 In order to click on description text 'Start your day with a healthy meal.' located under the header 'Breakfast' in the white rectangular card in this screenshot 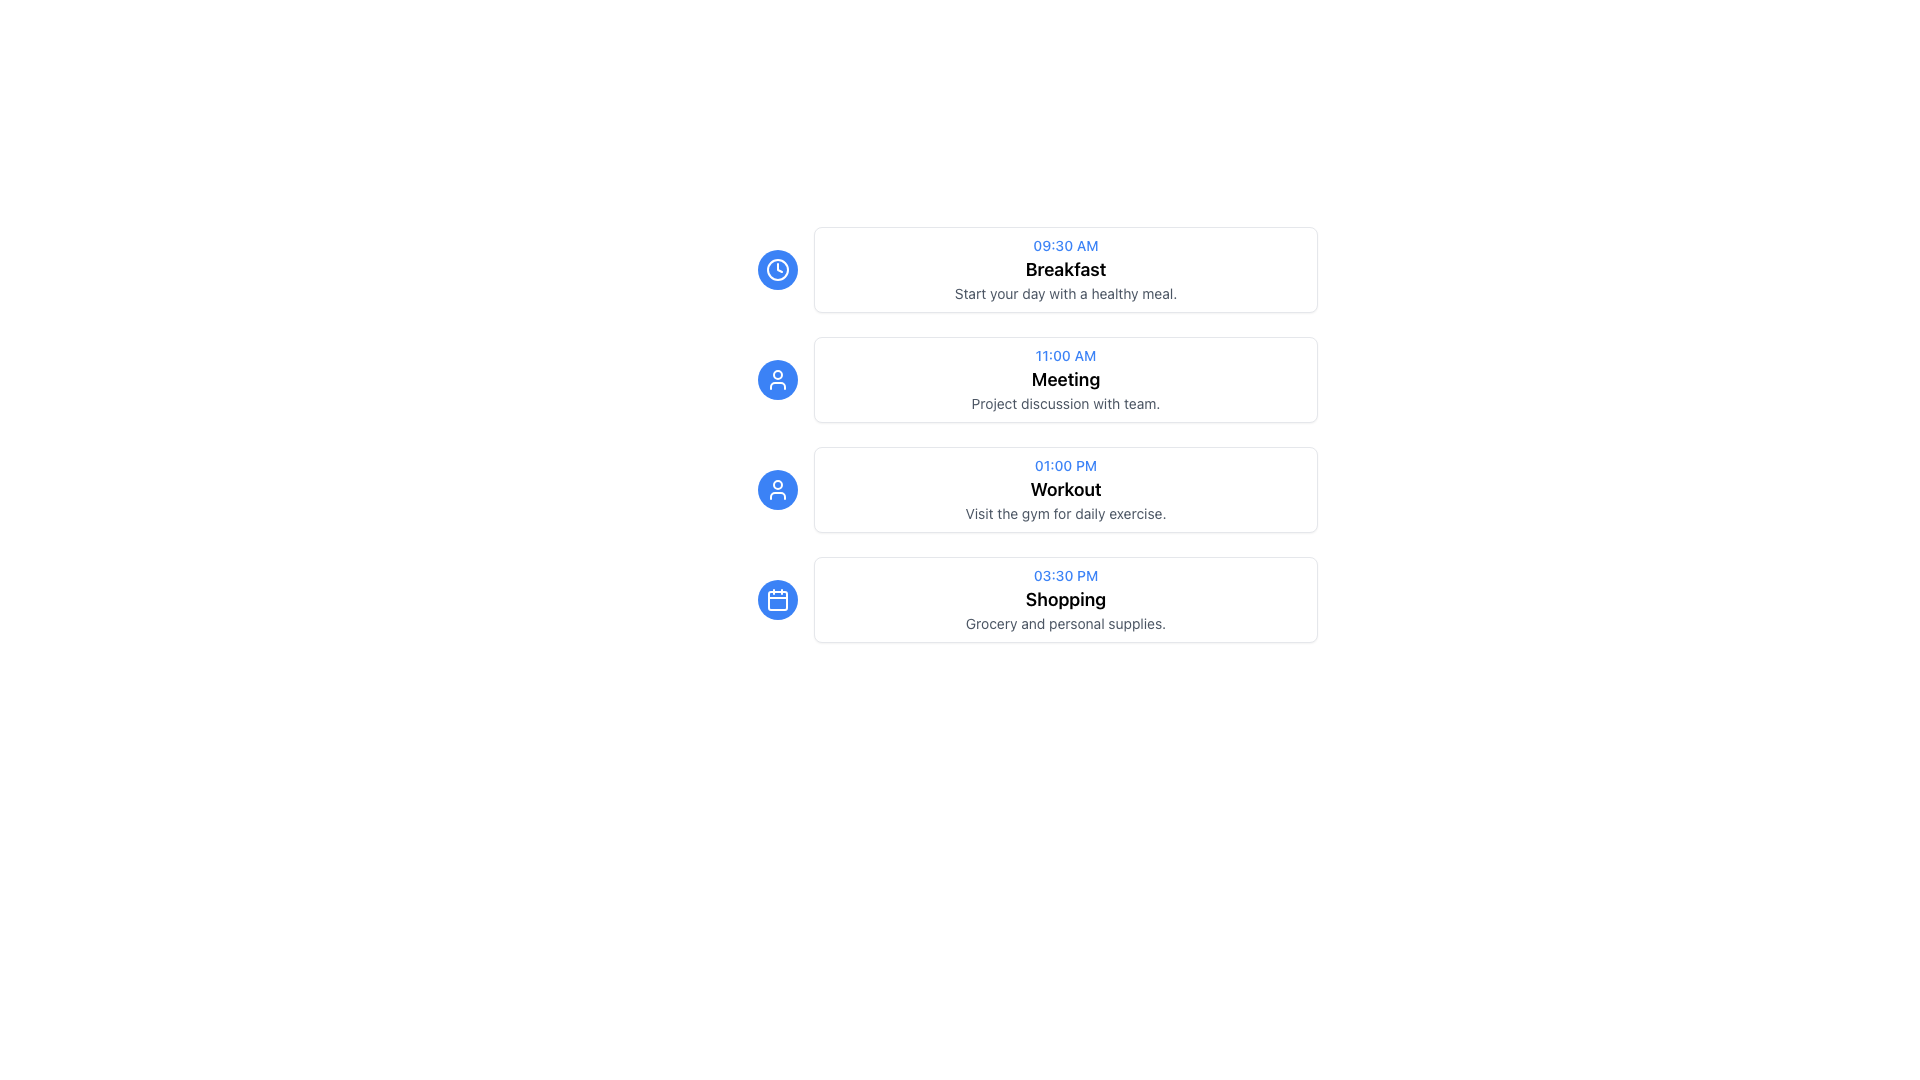, I will do `click(1064, 293)`.